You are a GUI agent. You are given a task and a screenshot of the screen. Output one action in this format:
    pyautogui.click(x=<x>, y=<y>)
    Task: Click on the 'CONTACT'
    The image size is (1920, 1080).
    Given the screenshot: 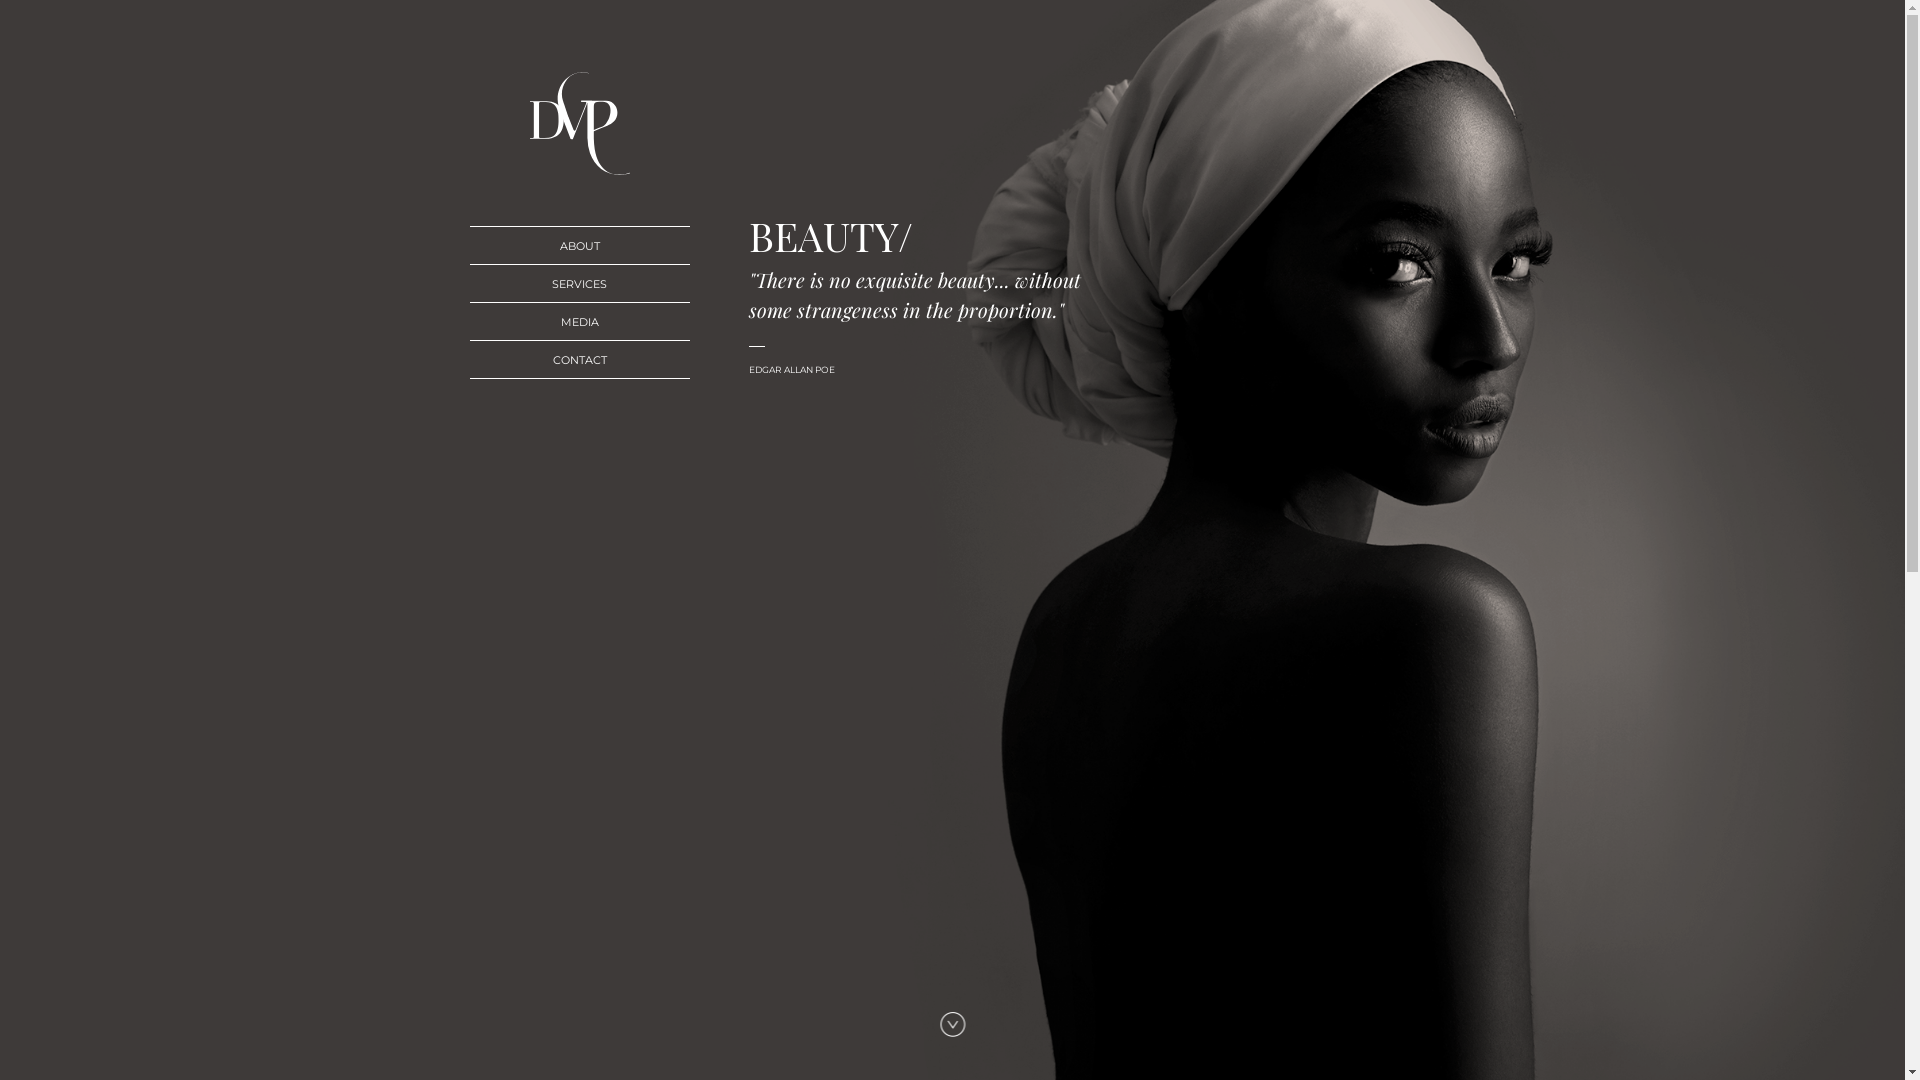 What is the action you would take?
    pyautogui.click(x=579, y=358)
    